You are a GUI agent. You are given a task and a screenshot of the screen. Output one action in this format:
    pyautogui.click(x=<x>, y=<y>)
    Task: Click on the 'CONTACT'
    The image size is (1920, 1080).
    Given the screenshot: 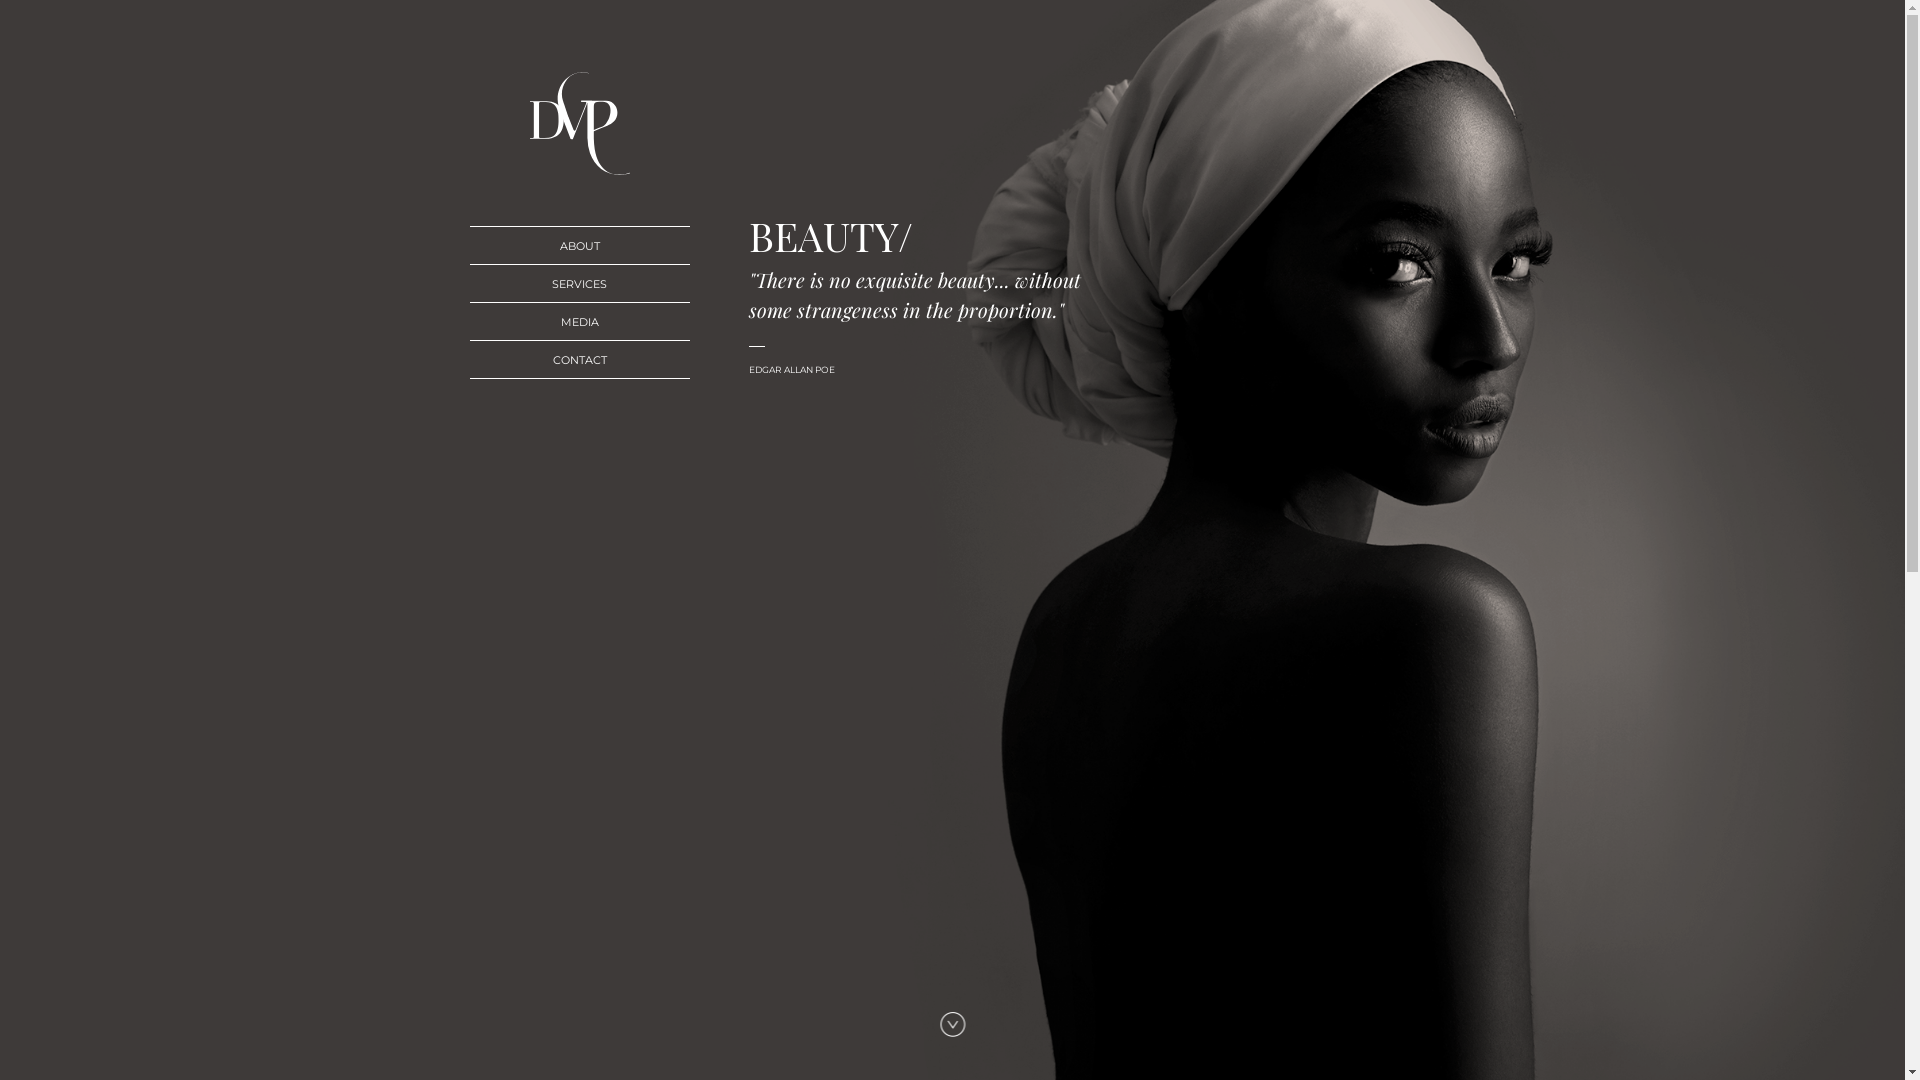 What is the action you would take?
    pyautogui.click(x=579, y=358)
    